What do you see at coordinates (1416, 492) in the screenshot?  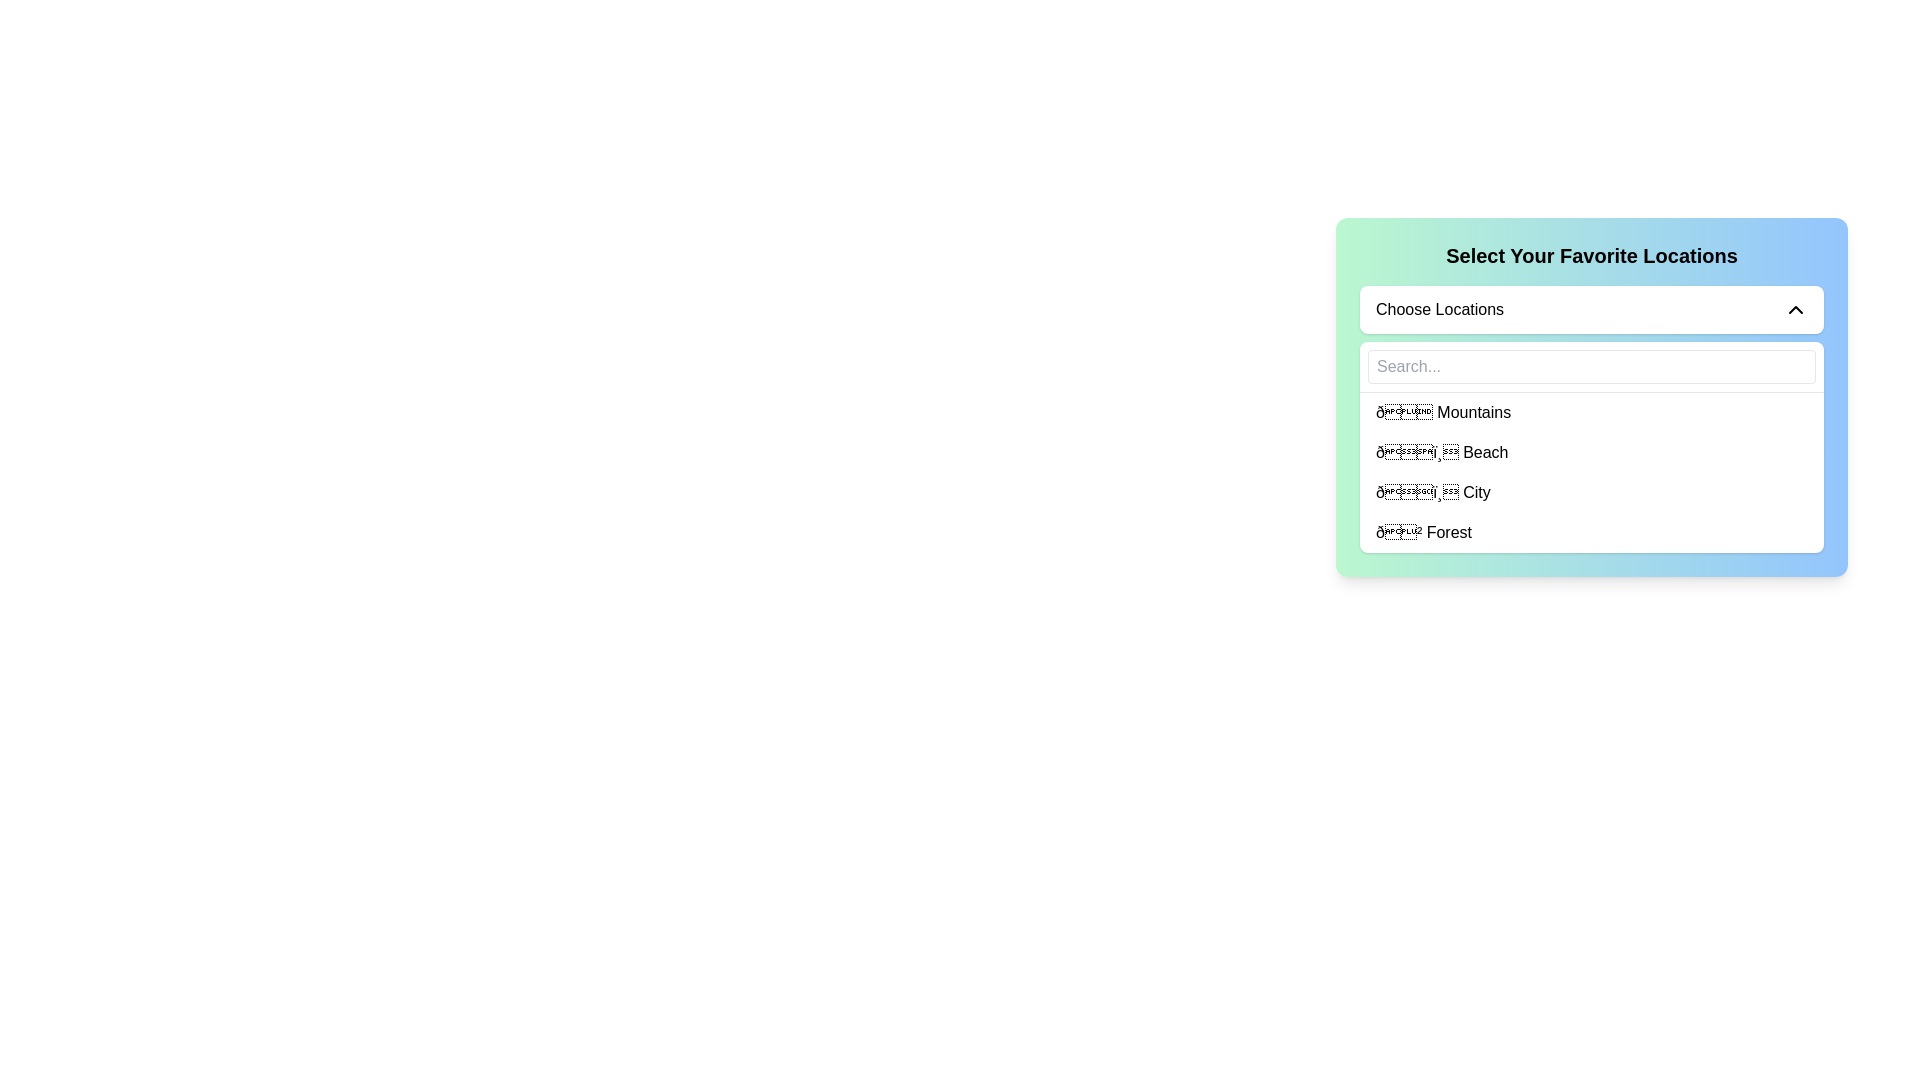 I see `the city emoji icon located to the left of the 'City' label in the 'Select Your Favorite Locations' modal popup` at bounding box center [1416, 492].